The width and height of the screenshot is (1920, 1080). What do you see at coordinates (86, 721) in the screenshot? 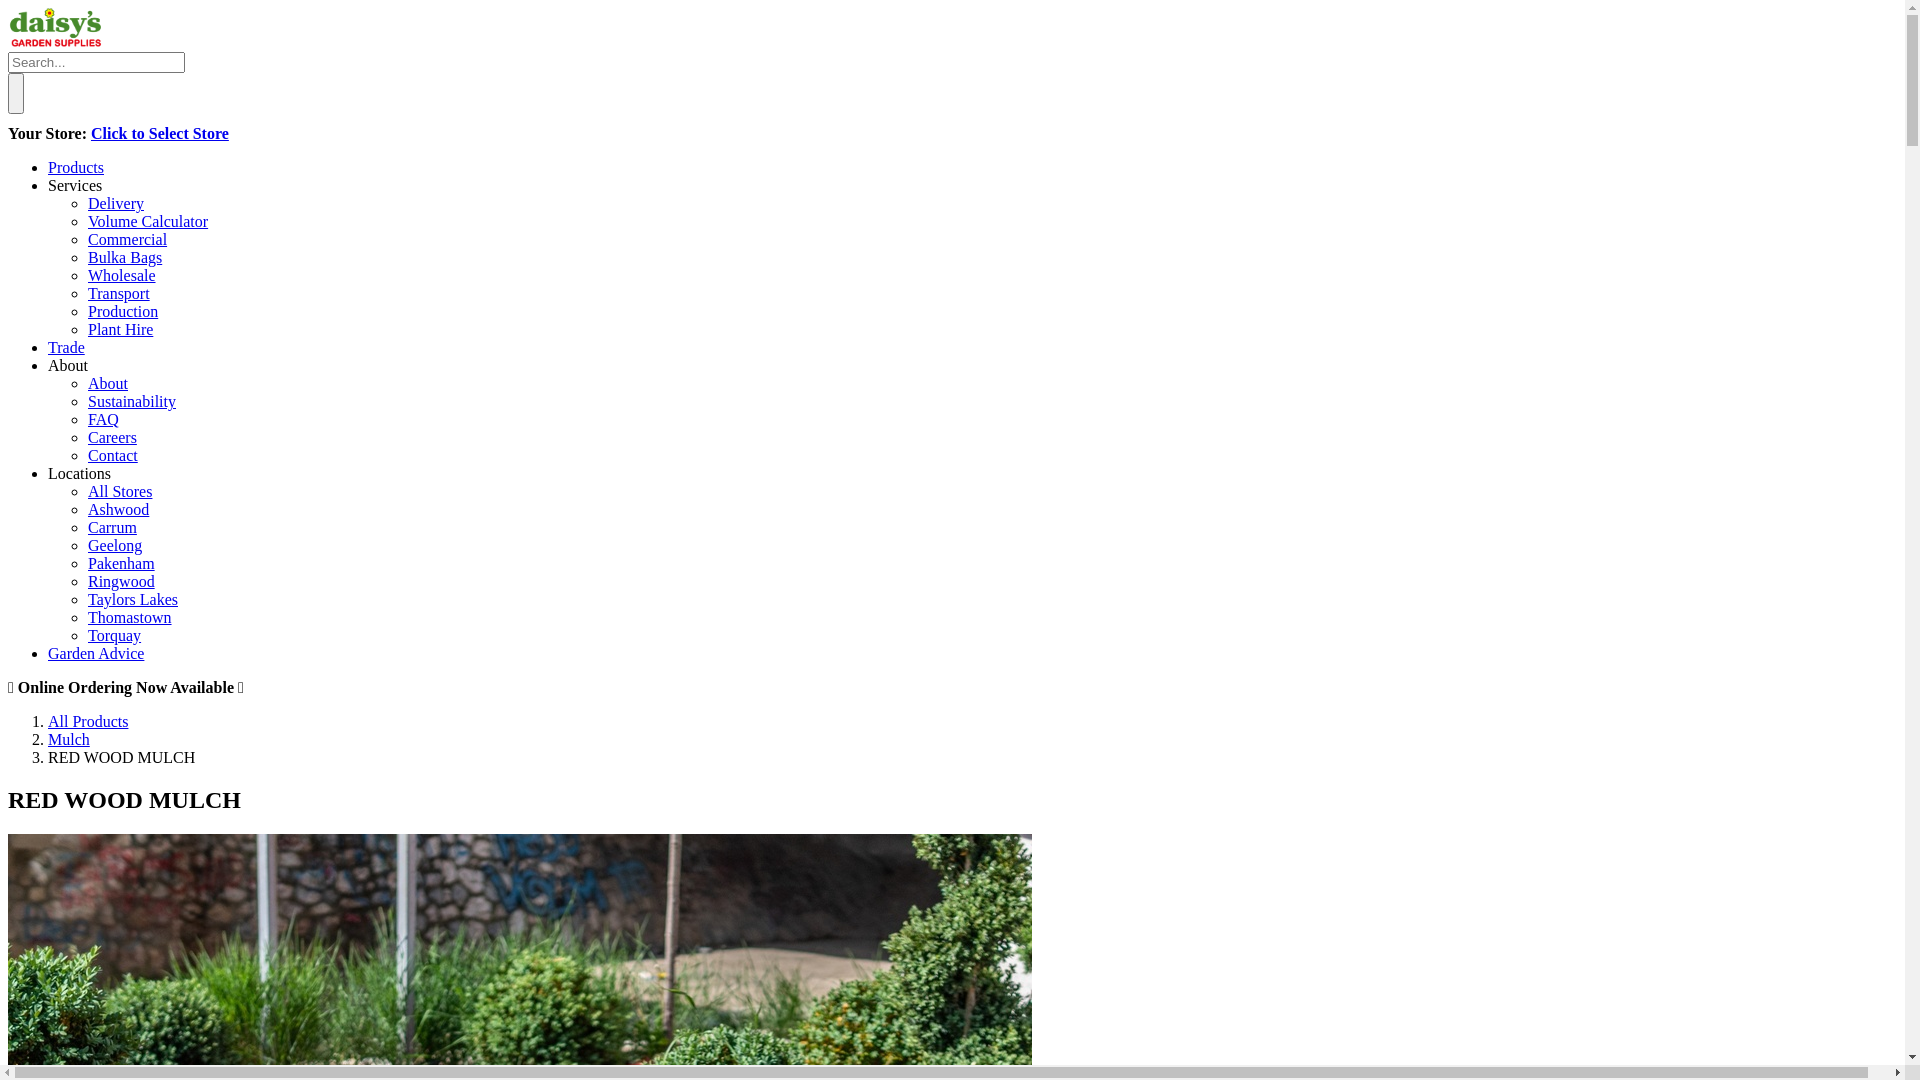
I see `'All Products'` at bounding box center [86, 721].